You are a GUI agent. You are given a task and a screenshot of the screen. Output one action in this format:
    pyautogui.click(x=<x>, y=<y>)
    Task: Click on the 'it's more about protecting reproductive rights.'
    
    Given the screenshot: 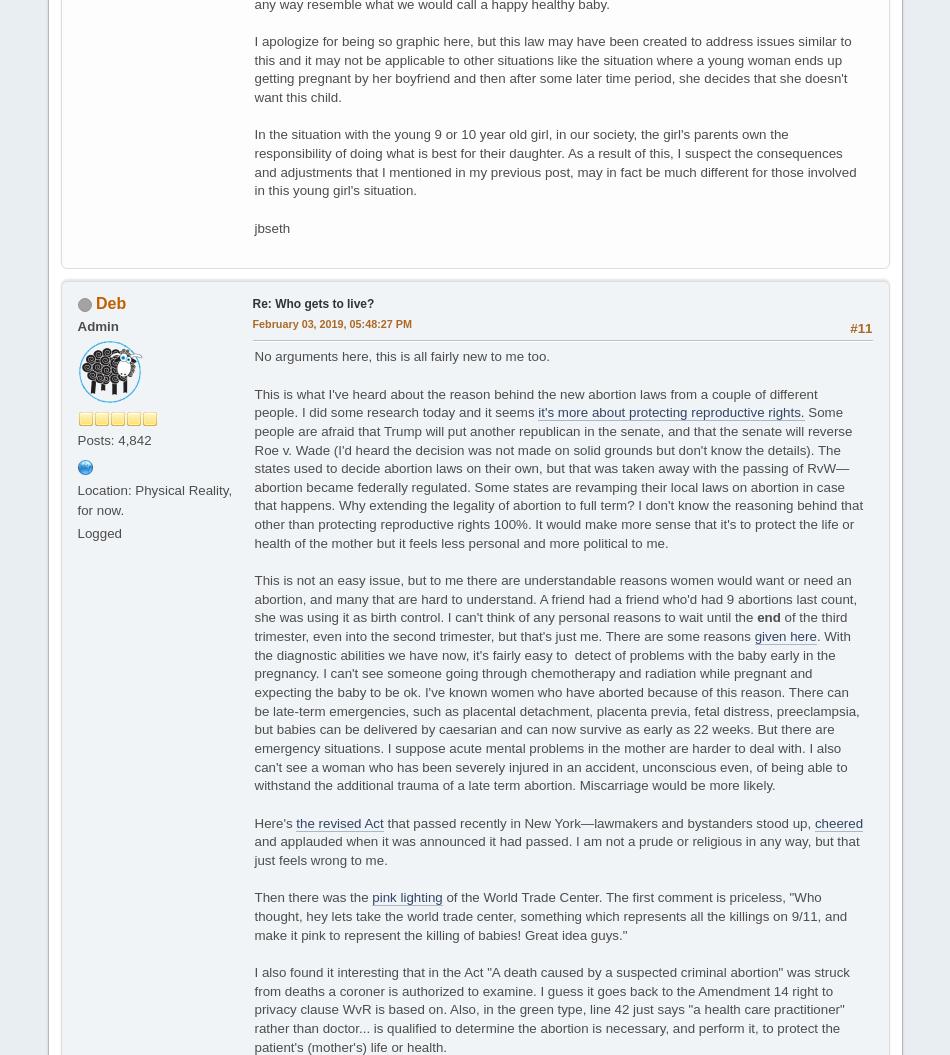 What is the action you would take?
    pyautogui.click(x=537, y=411)
    